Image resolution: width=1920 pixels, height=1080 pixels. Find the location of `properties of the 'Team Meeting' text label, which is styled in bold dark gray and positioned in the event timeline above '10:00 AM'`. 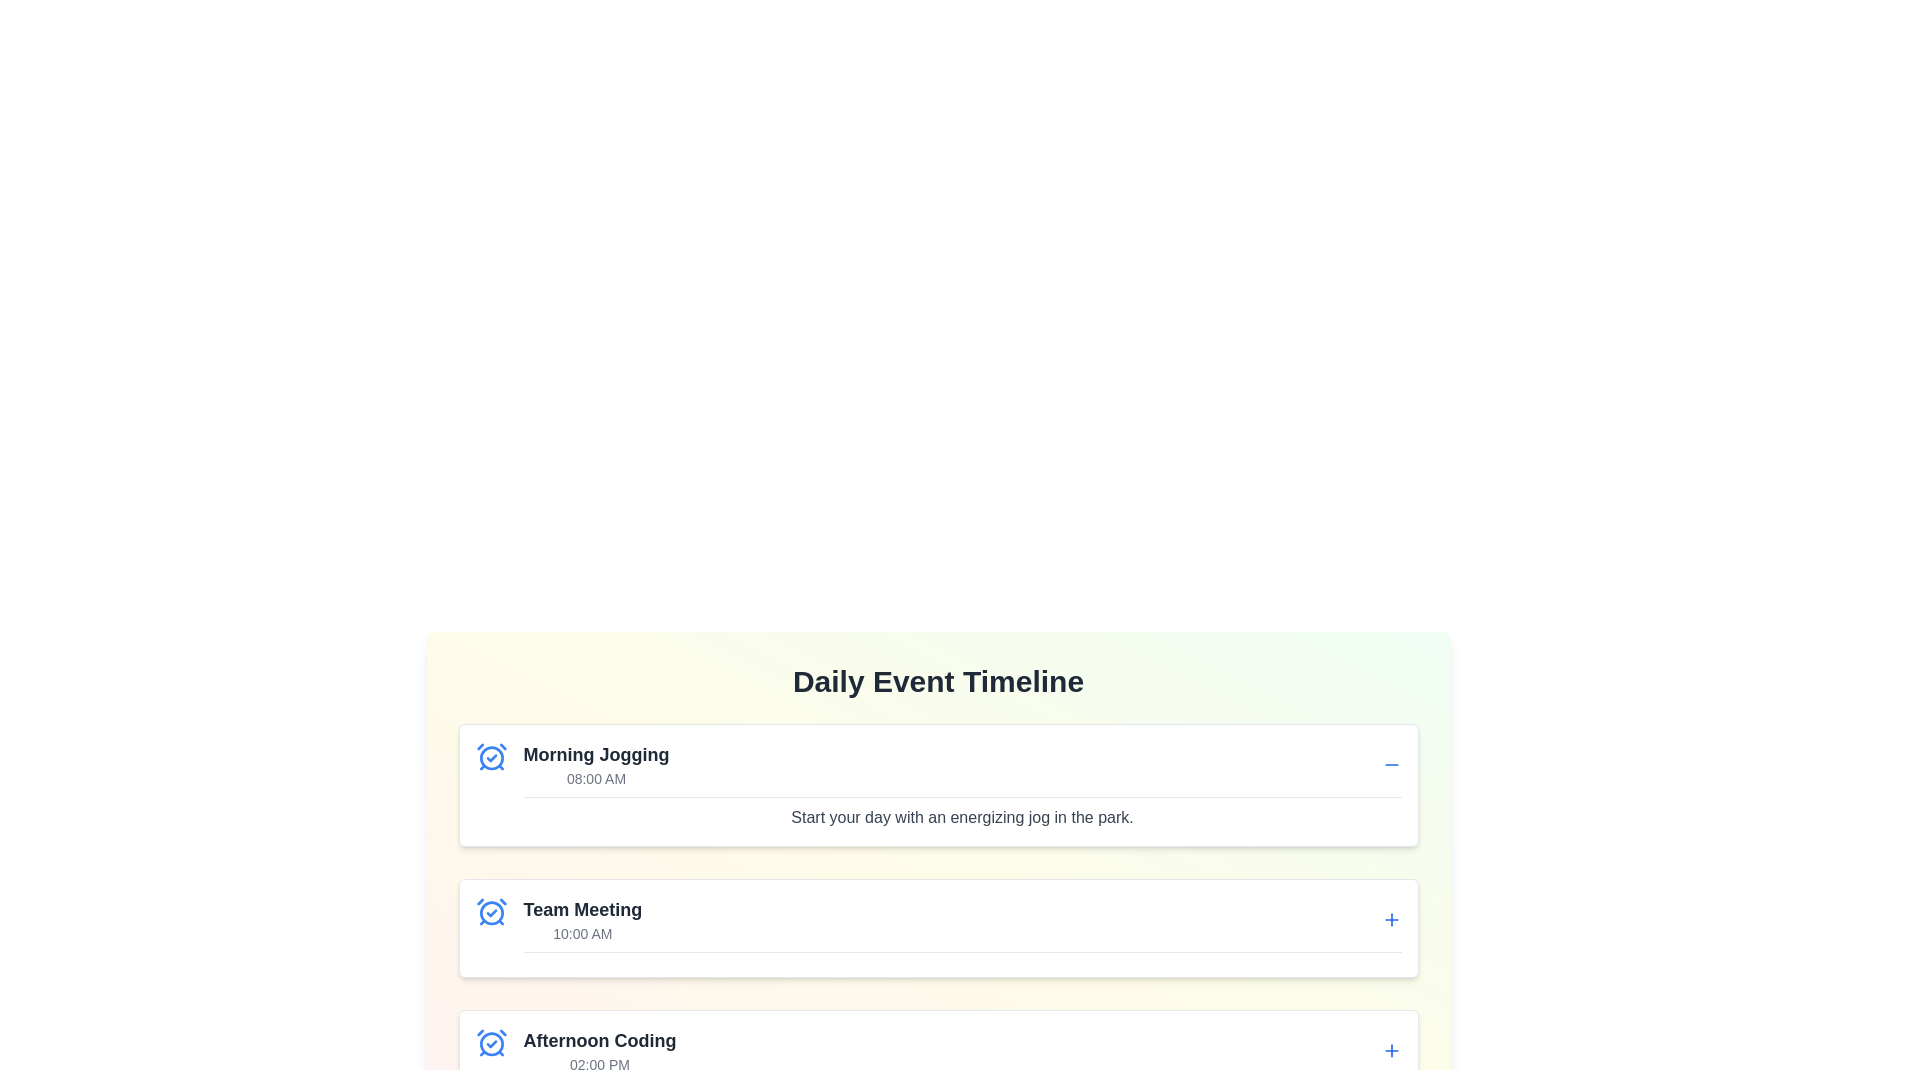

properties of the 'Team Meeting' text label, which is styled in bold dark gray and positioned in the event timeline above '10:00 AM' is located at coordinates (581, 910).